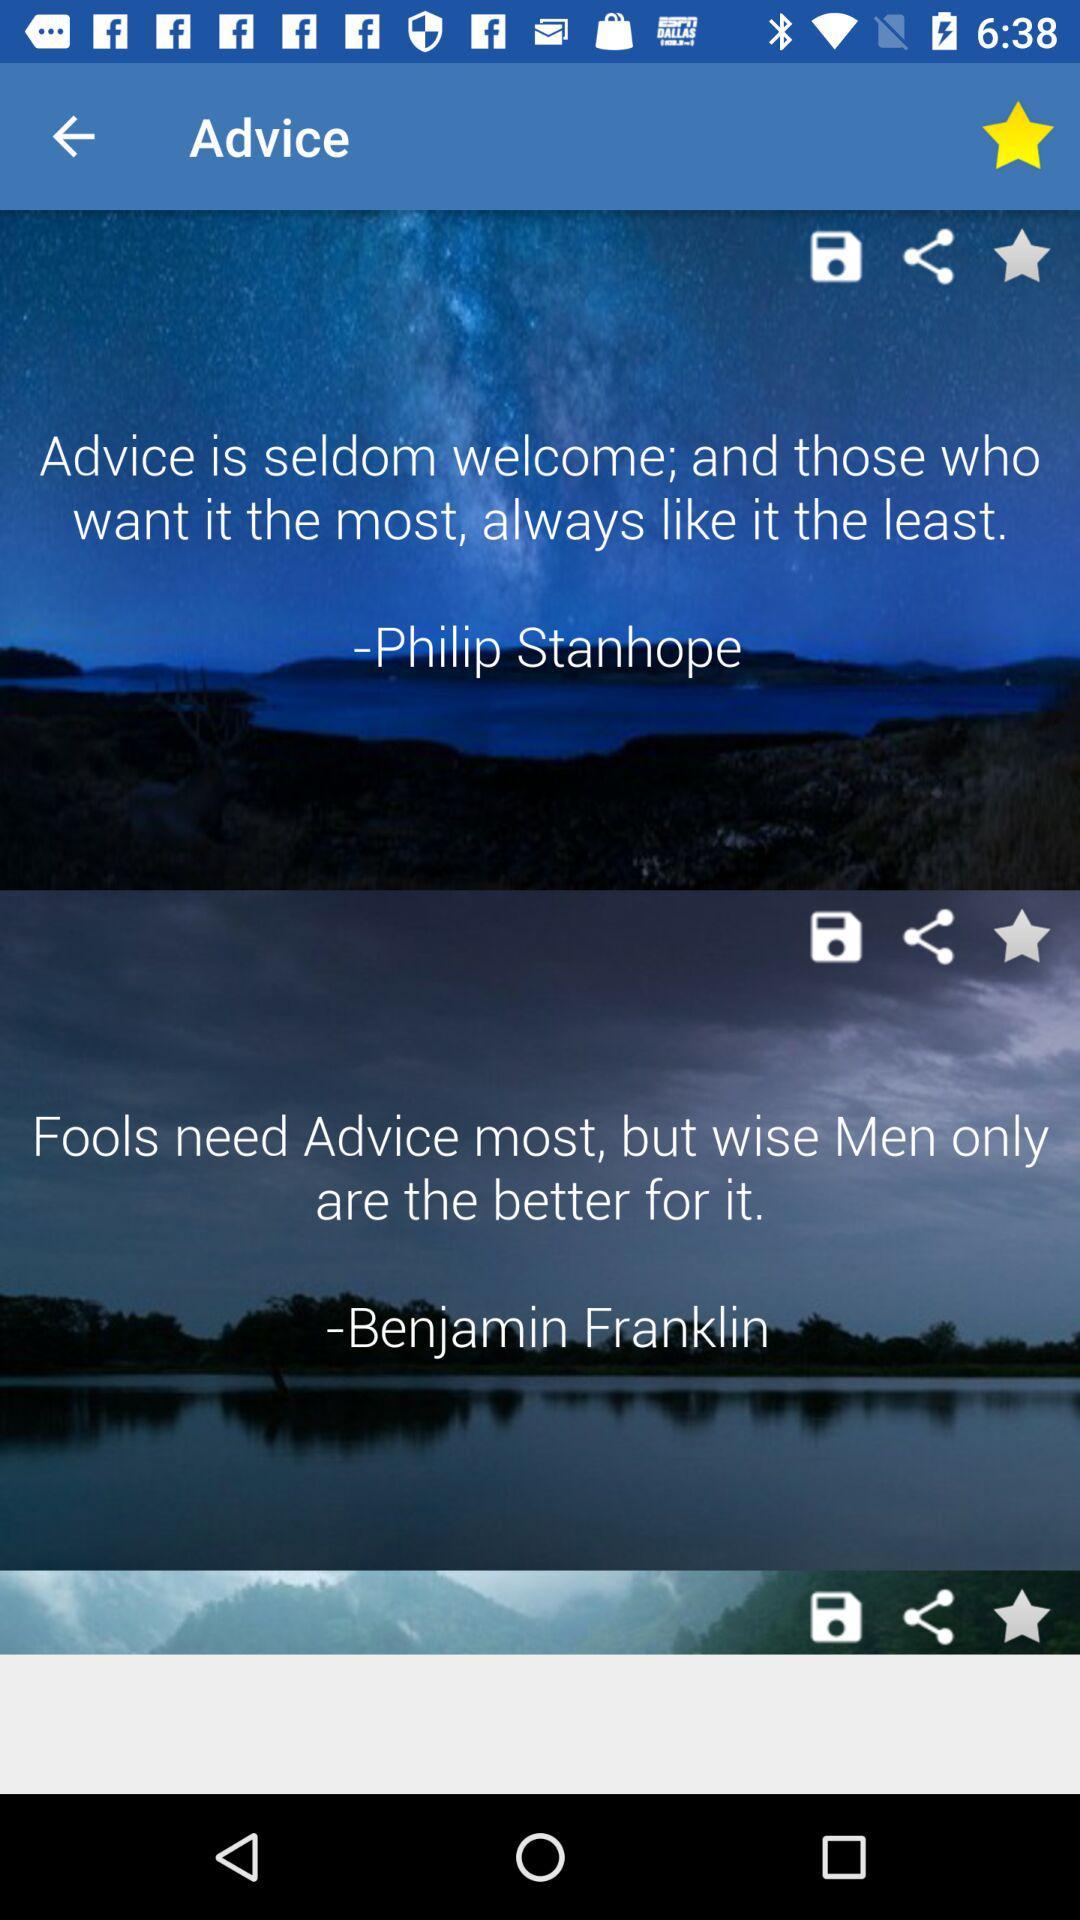 The width and height of the screenshot is (1080, 1920). Describe the element at coordinates (836, 935) in the screenshot. I see `content` at that location.